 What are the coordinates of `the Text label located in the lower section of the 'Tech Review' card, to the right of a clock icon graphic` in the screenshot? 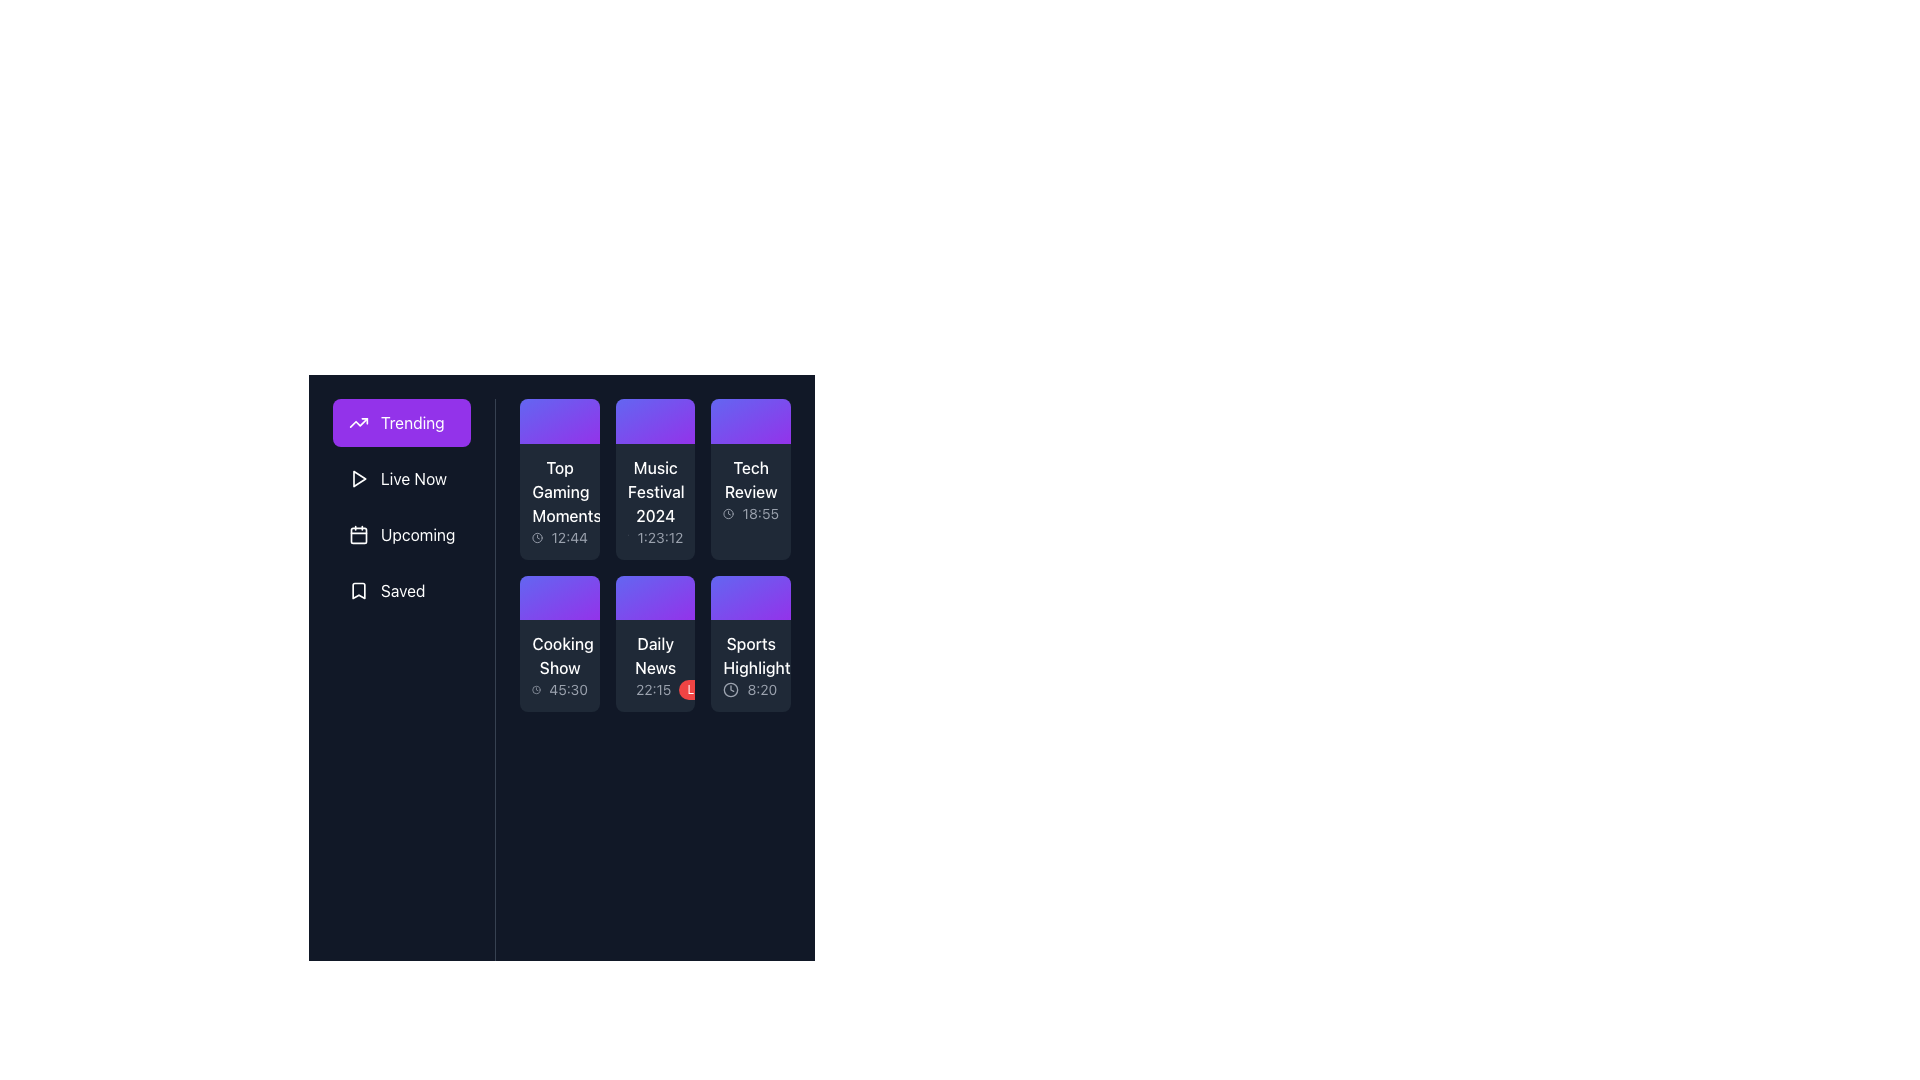 It's located at (759, 512).